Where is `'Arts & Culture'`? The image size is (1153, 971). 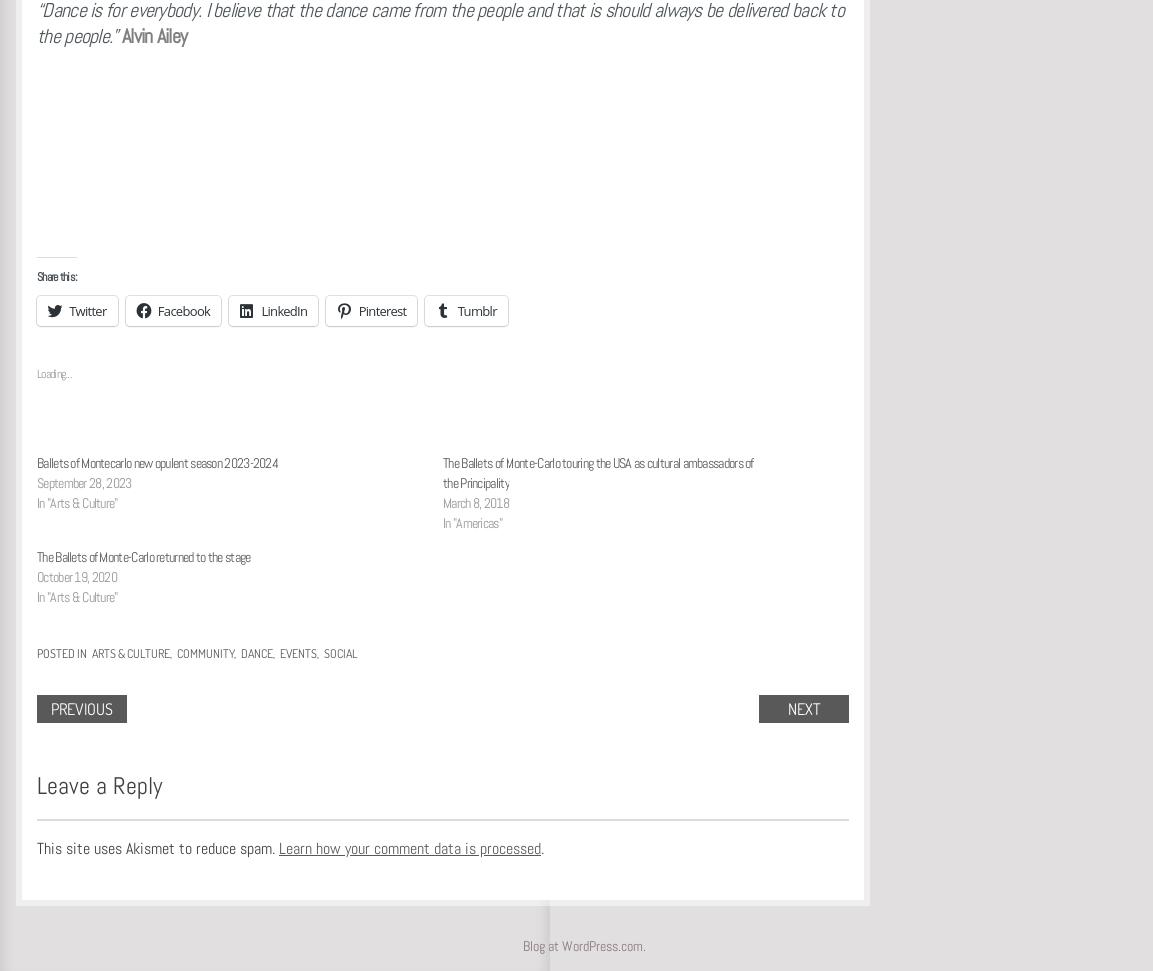
'Arts & Culture' is located at coordinates (91, 653).